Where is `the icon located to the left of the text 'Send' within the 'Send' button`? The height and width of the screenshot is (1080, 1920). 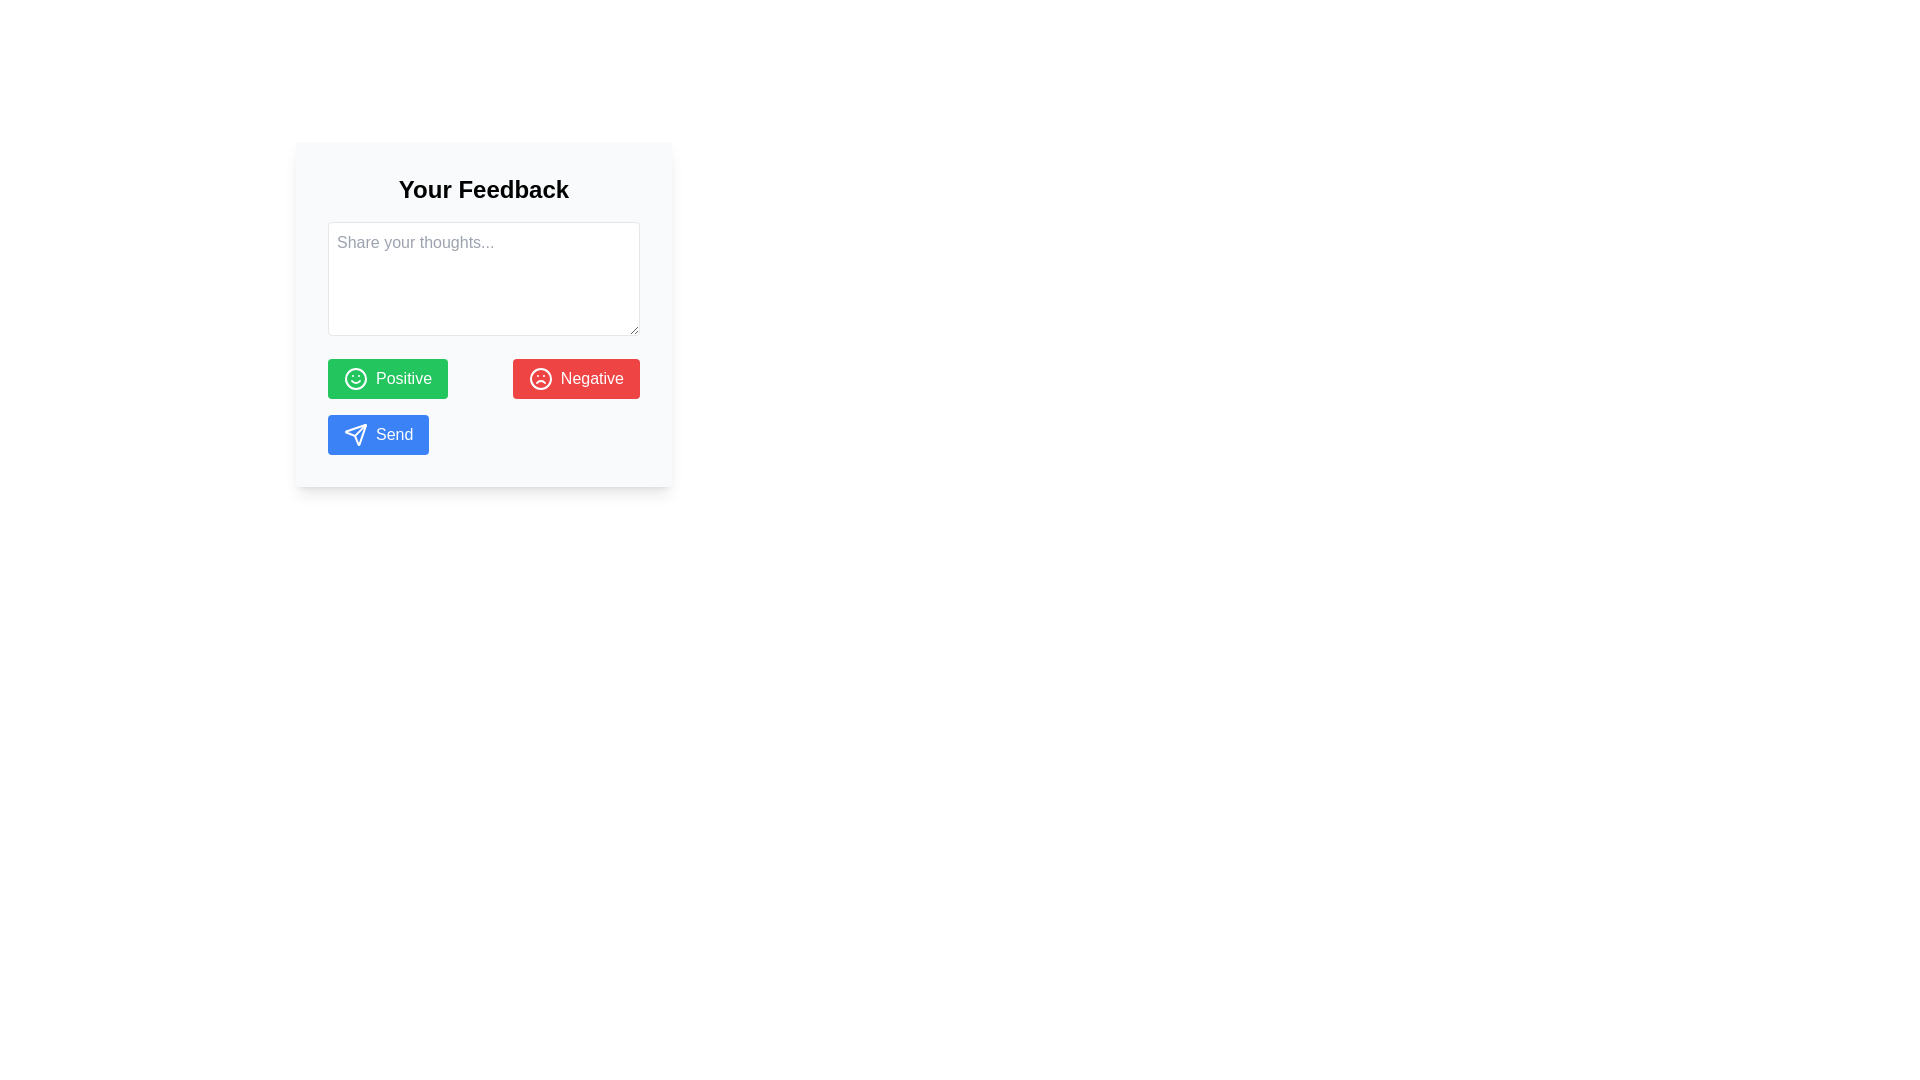
the icon located to the left of the text 'Send' within the 'Send' button is located at coordinates (355, 434).